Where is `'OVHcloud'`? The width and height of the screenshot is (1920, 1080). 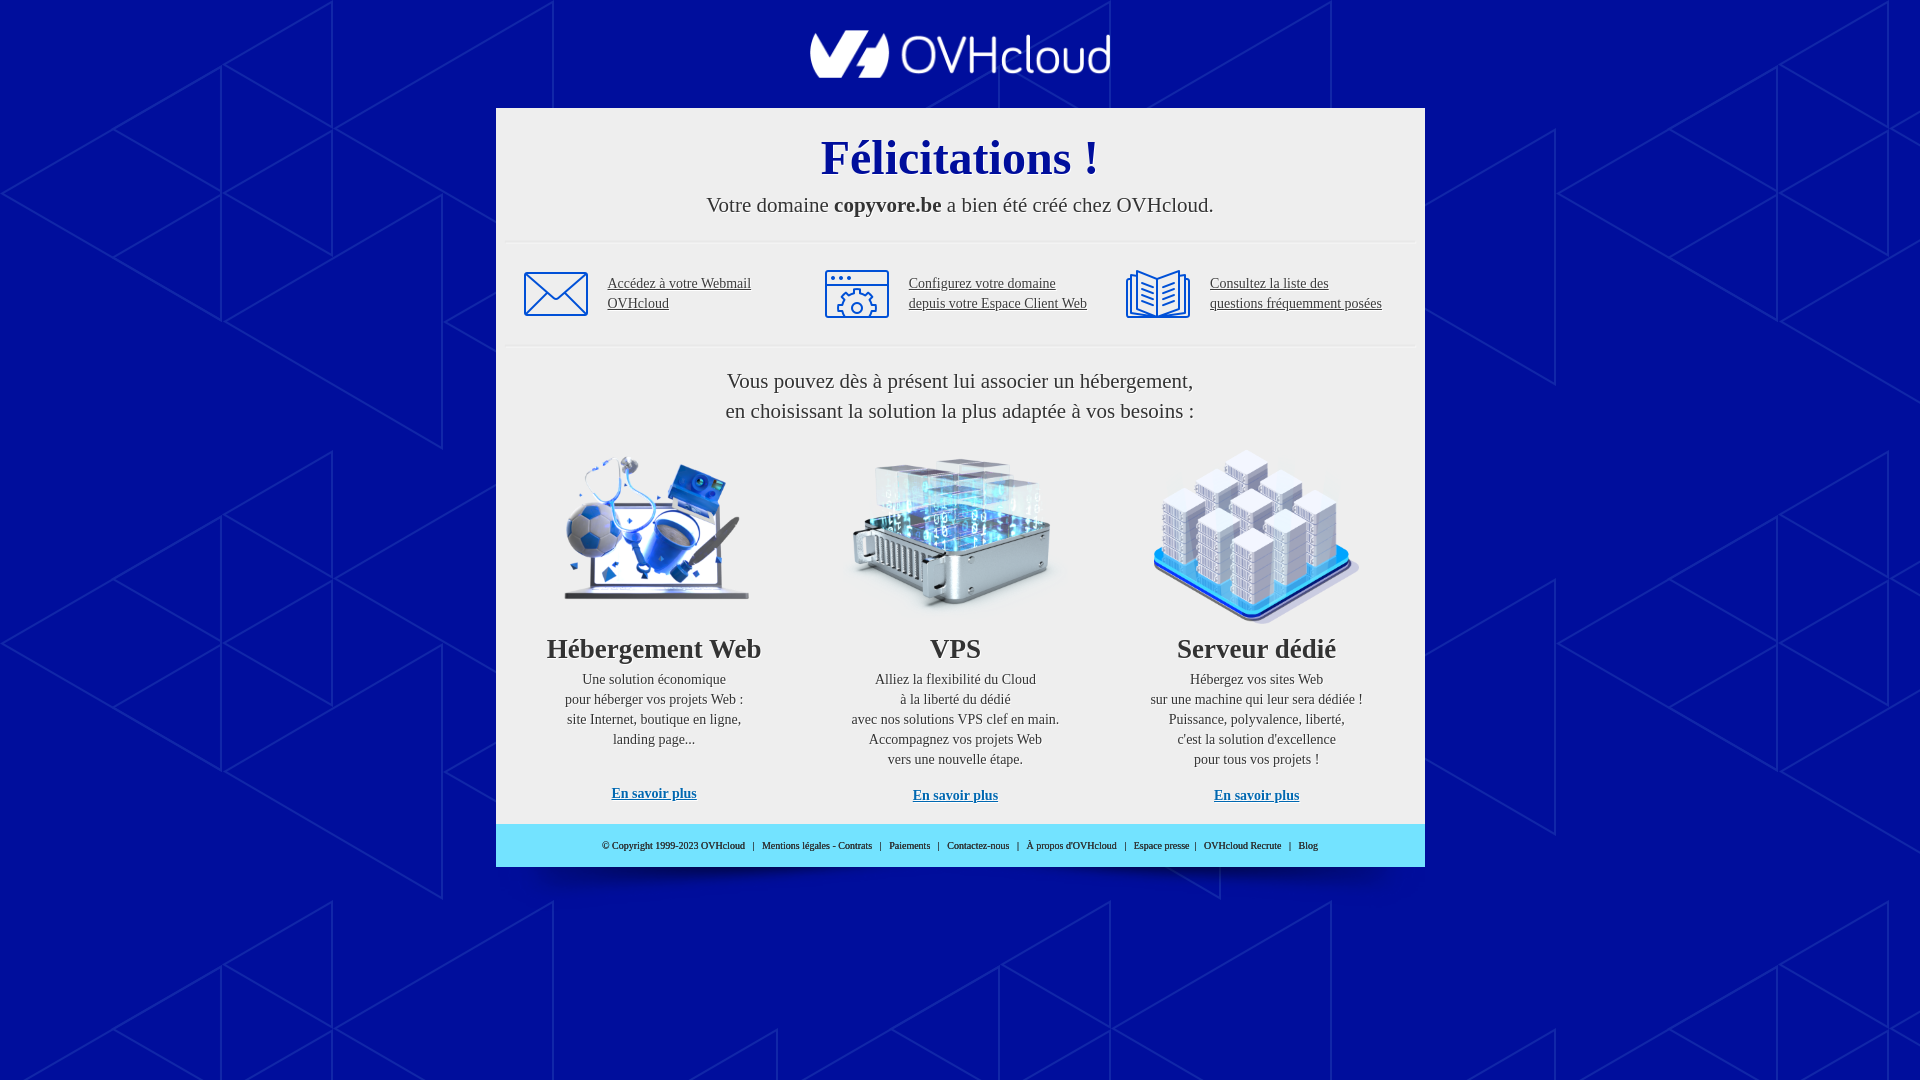
'OVHcloud' is located at coordinates (960, 71).